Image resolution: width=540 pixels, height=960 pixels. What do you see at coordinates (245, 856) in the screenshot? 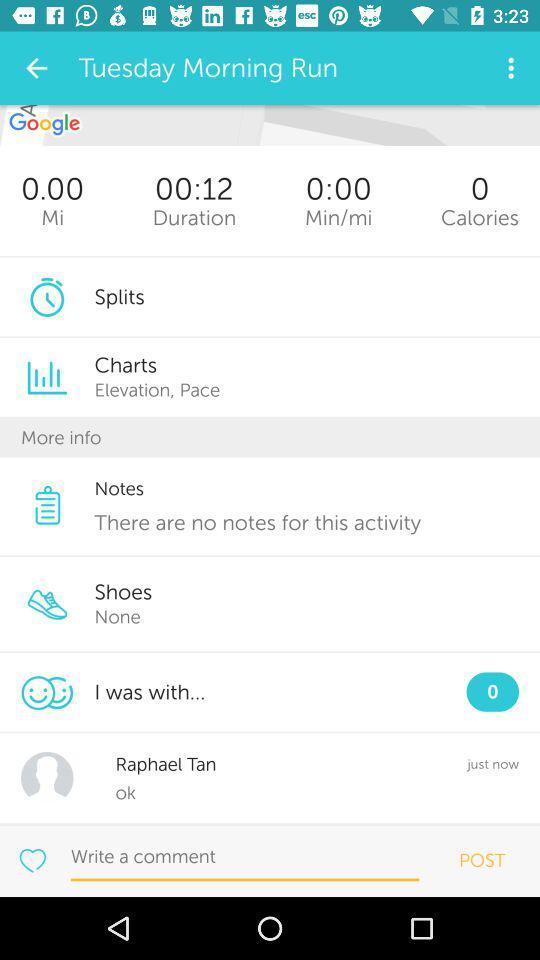
I see `write comment here` at bounding box center [245, 856].